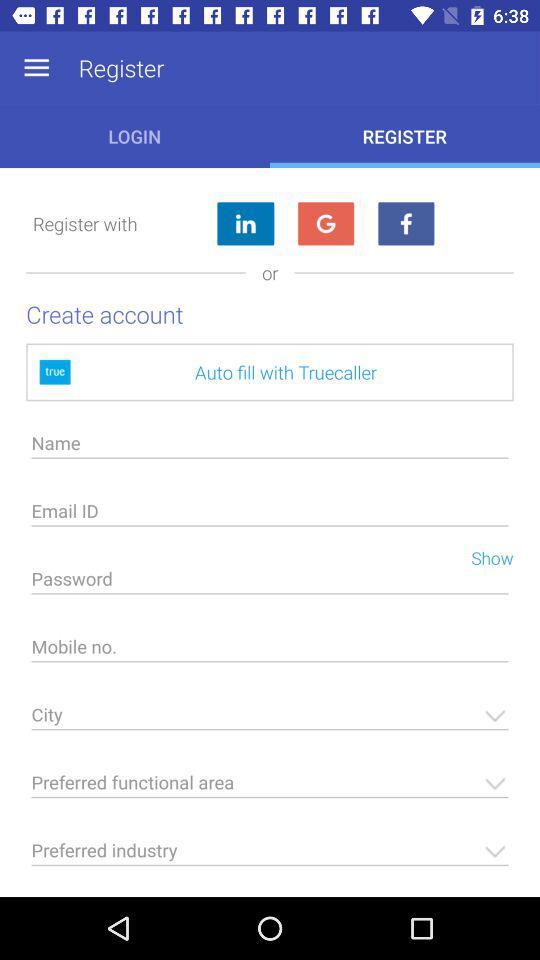 This screenshot has width=540, height=960. Describe the element at coordinates (325, 224) in the screenshot. I see `the icon below register icon` at that location.